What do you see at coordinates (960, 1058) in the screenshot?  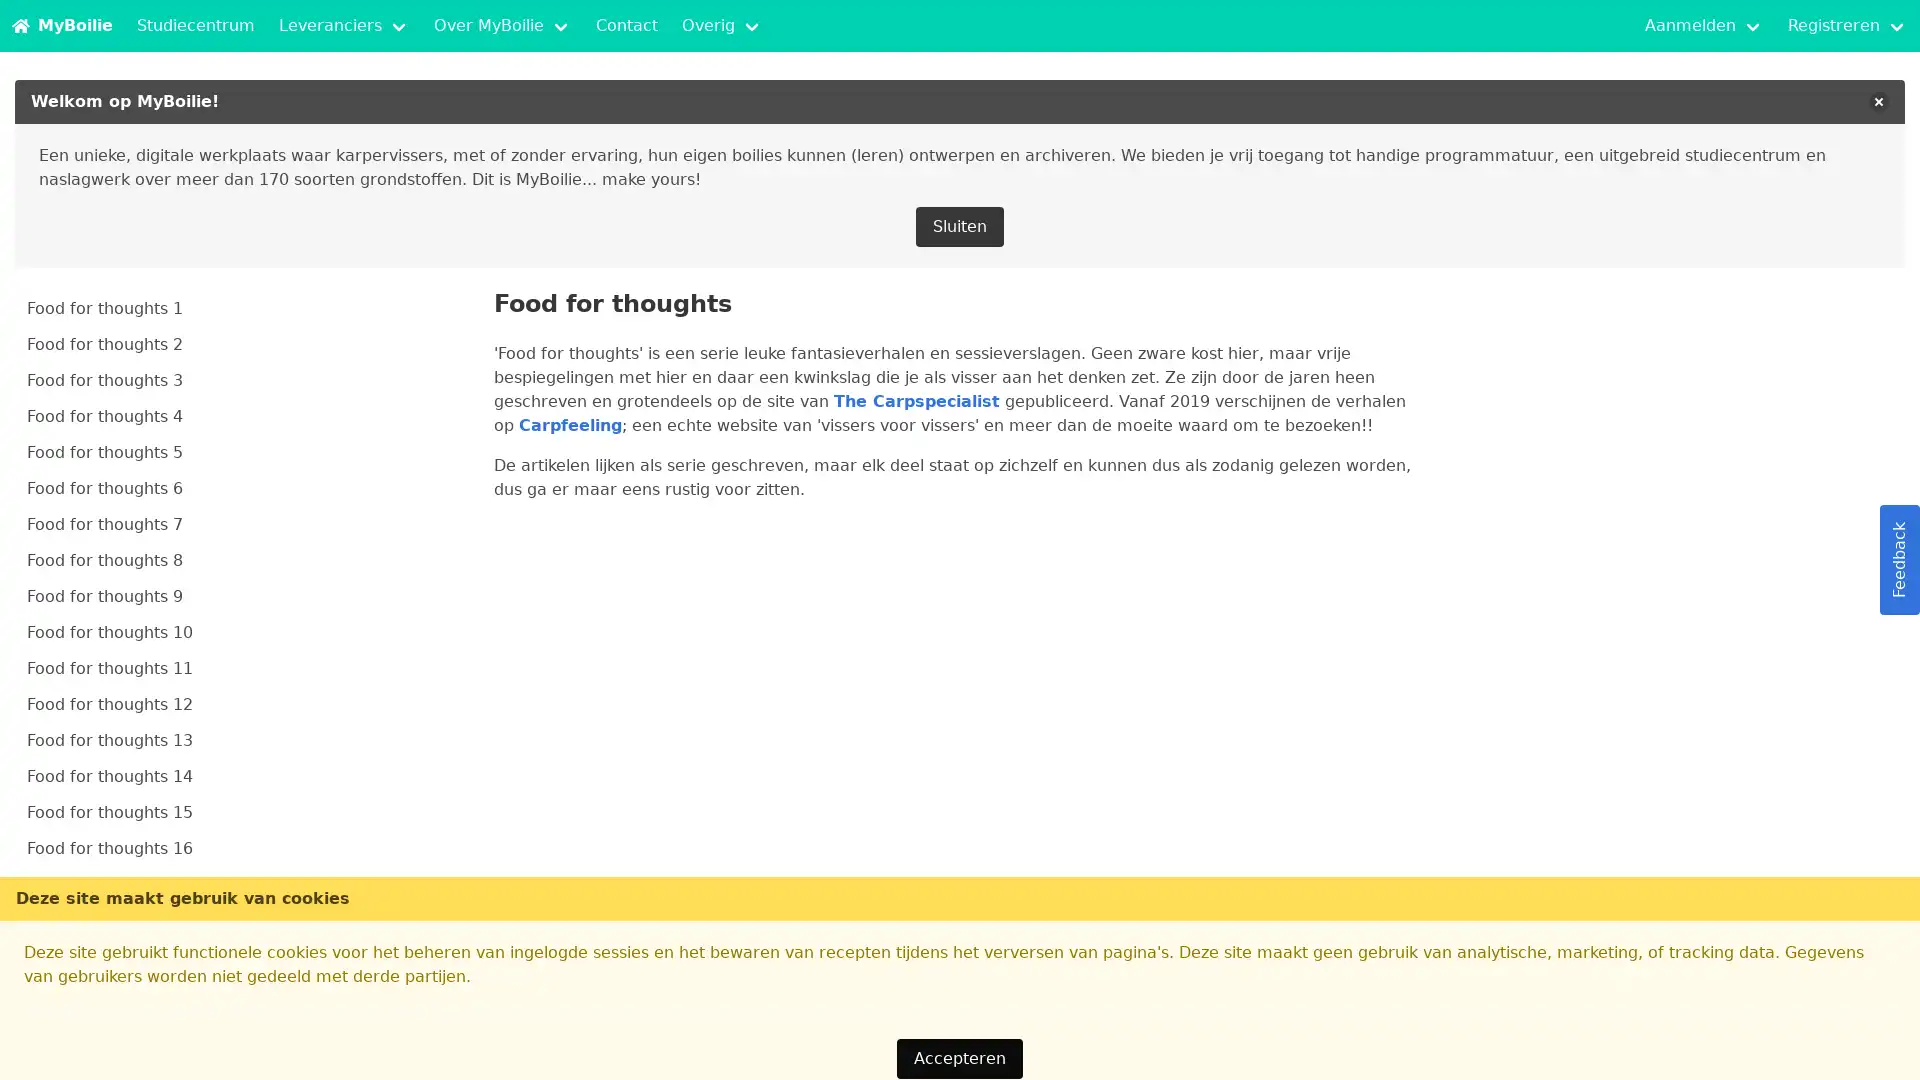 I see `Accepteren` at bounding box center [960, 1058].